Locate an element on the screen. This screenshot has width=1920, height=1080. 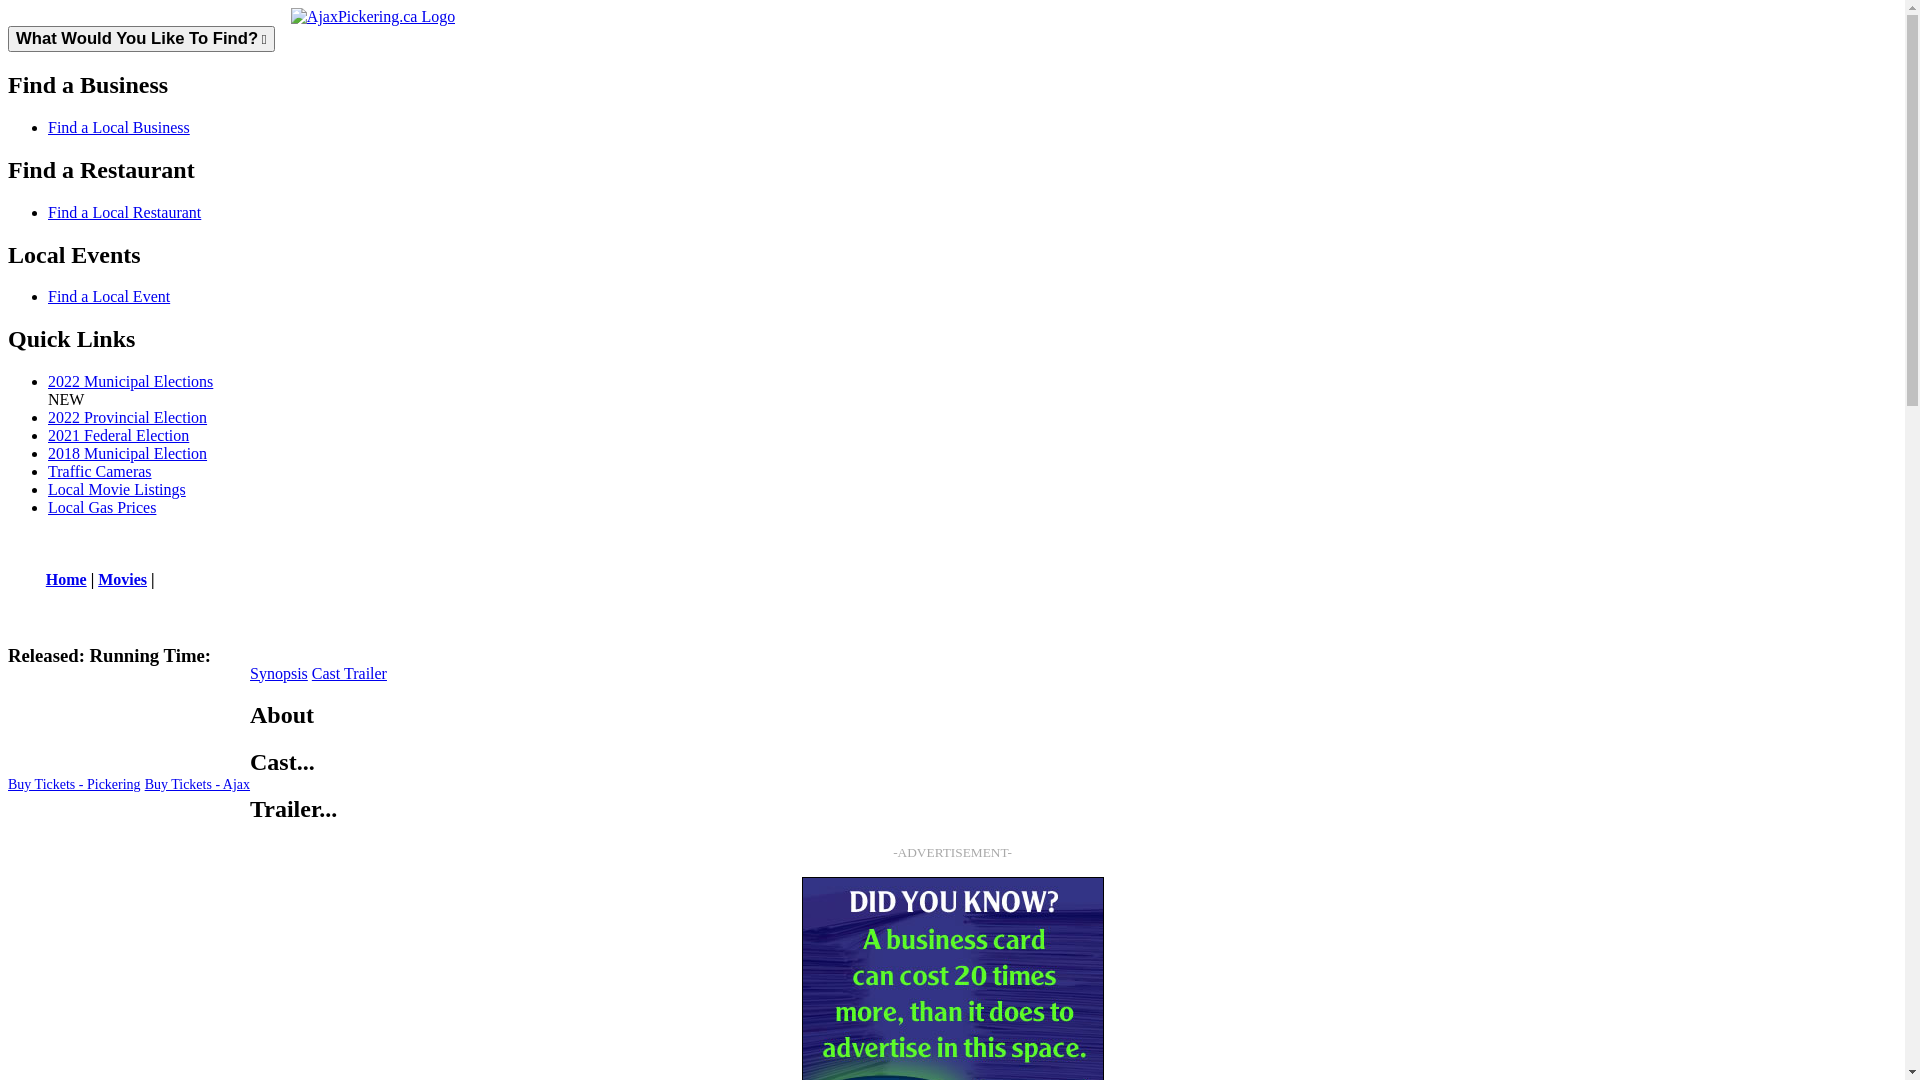
'Traffic Cameras' is located at coordinates (99, 471).